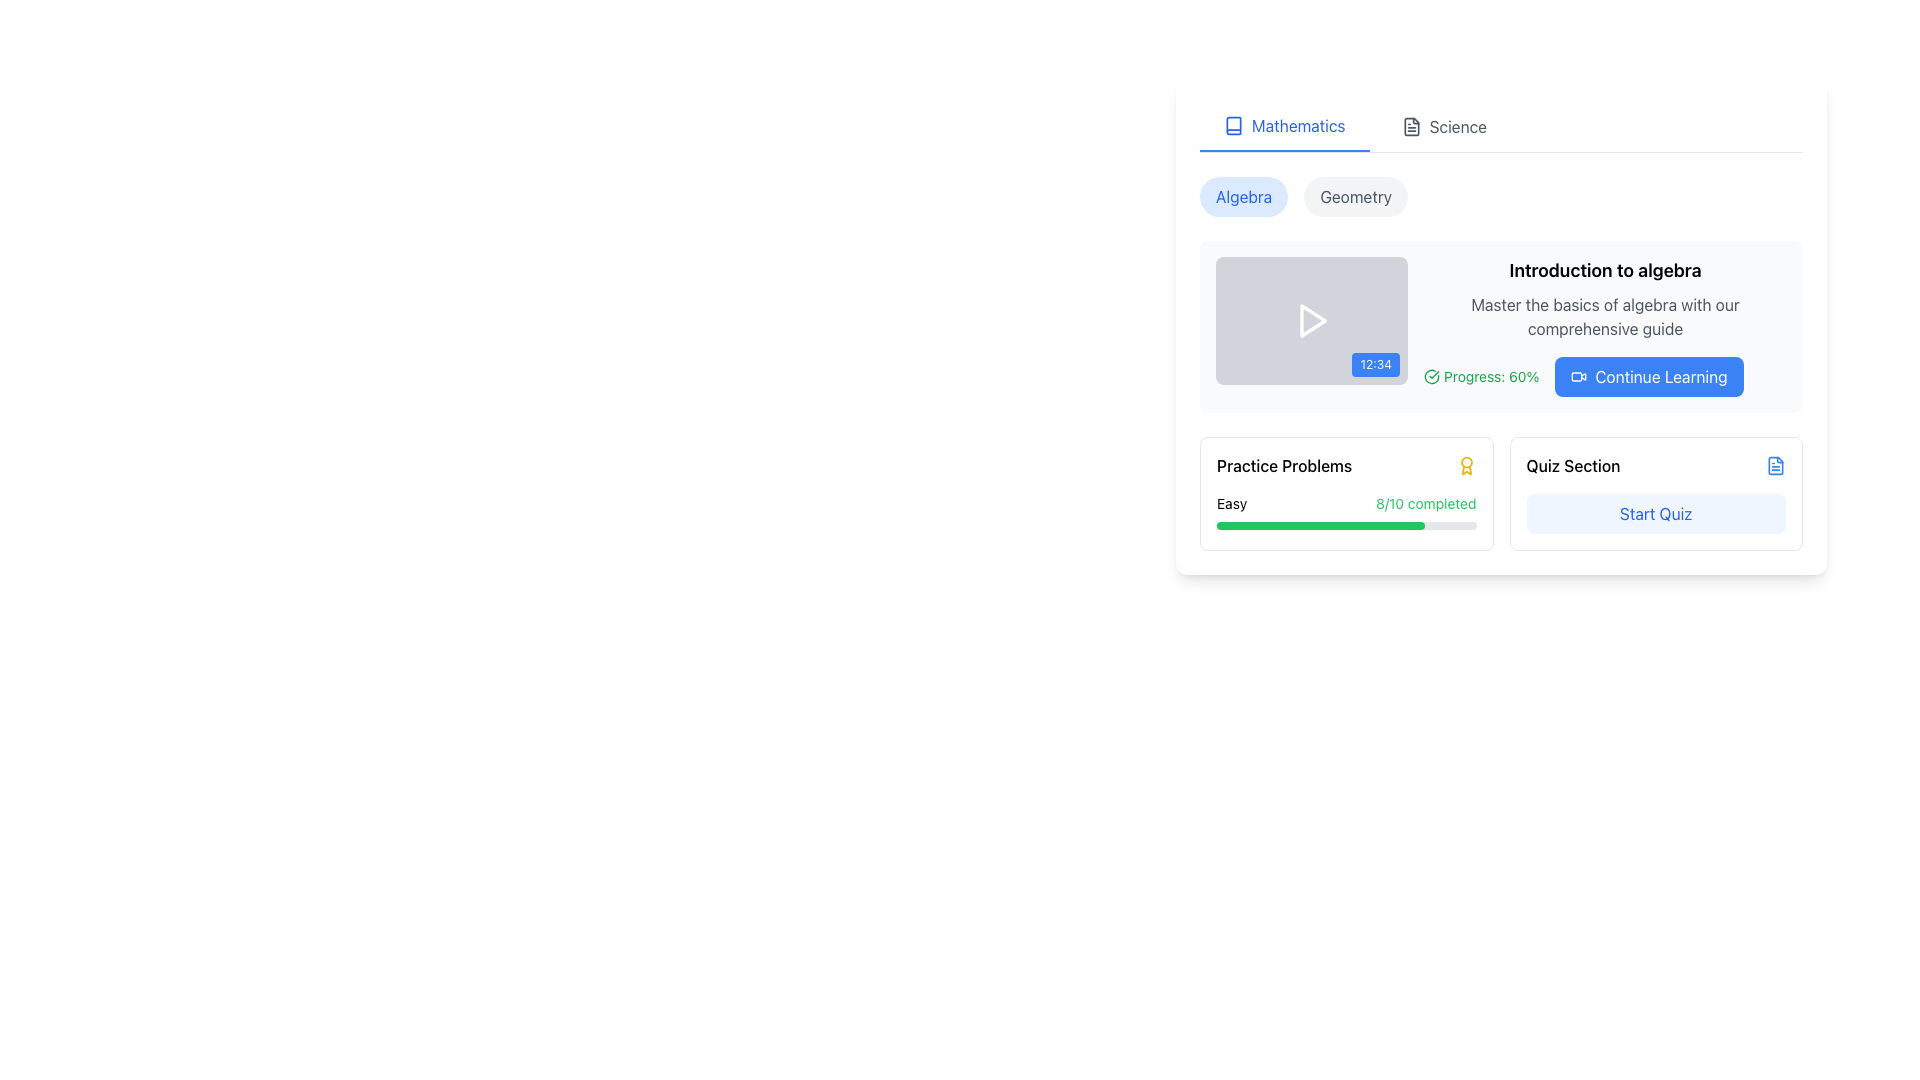 The height and width of the screenshot is (1080, 1920). I want to click on the visual representation of the first circular progress indicator icon, which is styled with a stroke and located to the left of the textual progress indicator showing 'Progress: 60%', so click(1430, 377).